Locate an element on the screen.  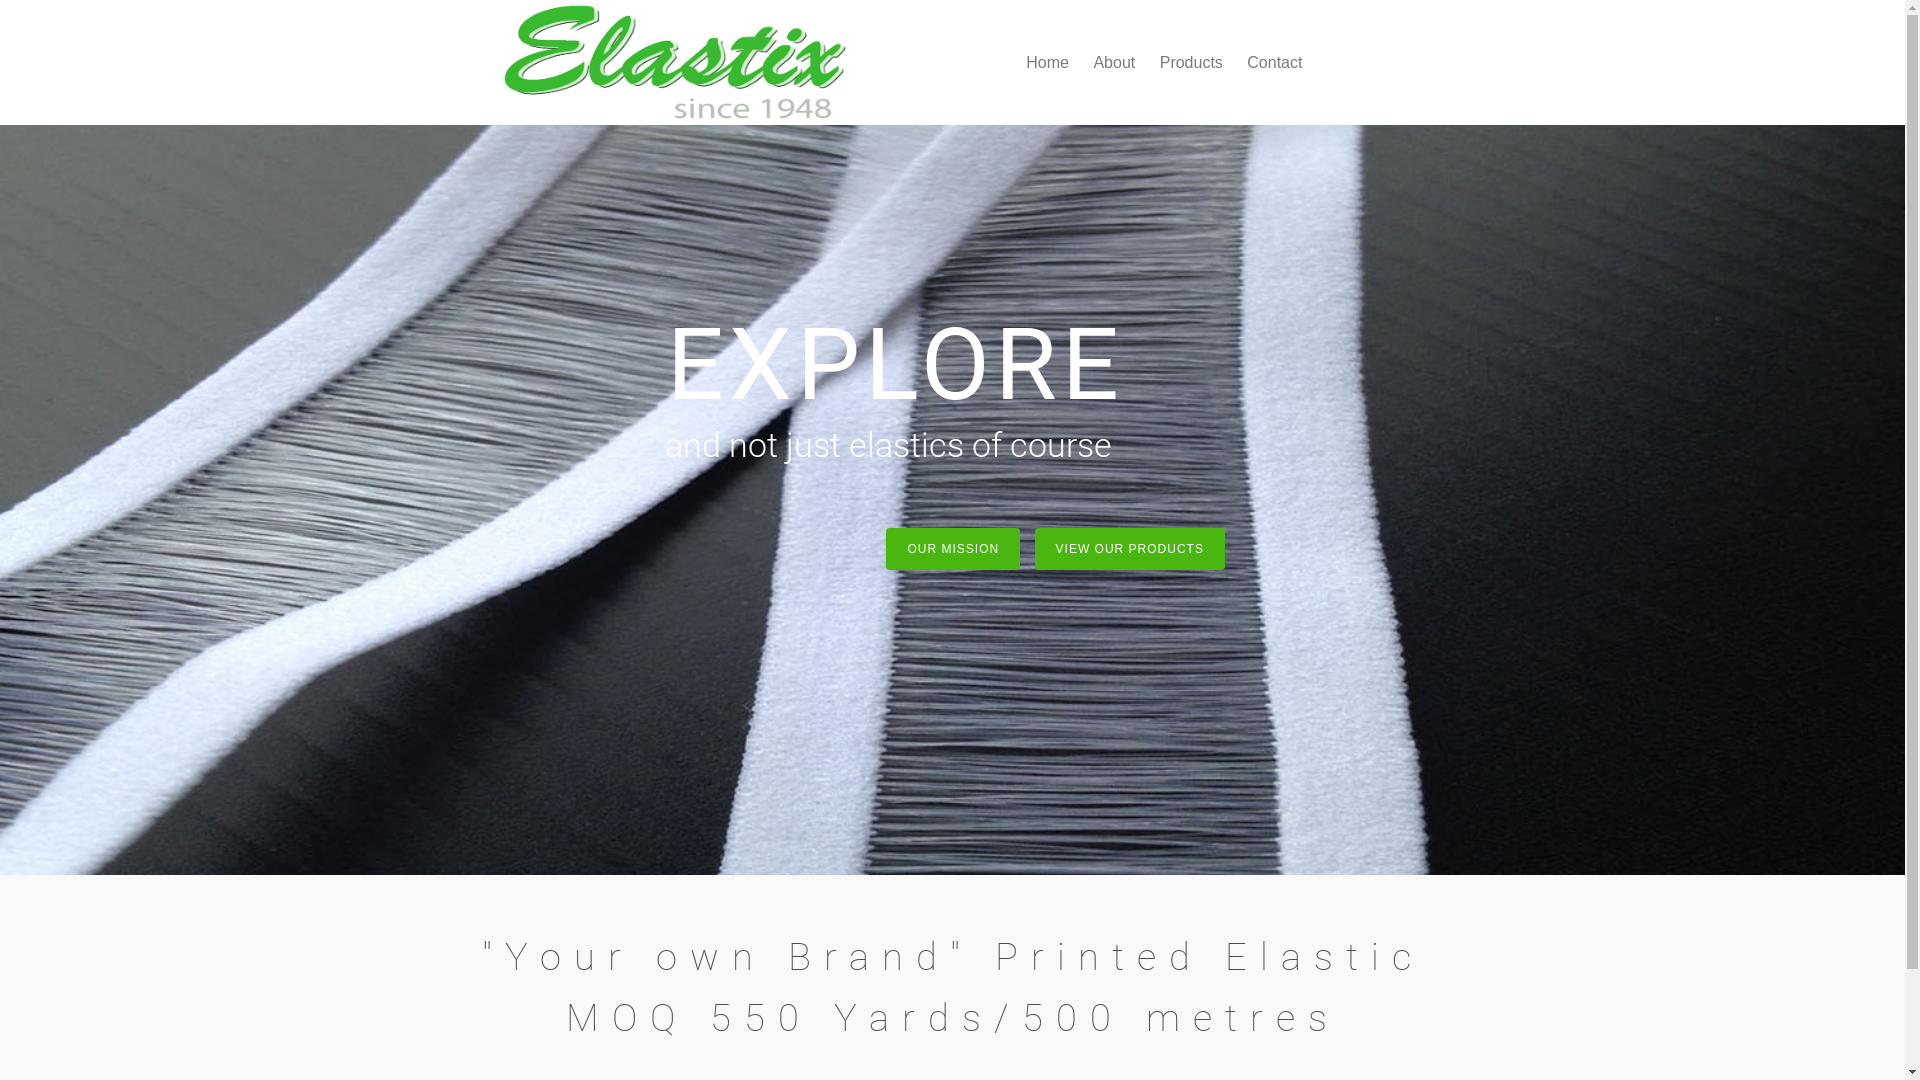
'Products' is located at coordinates (1191, 60).